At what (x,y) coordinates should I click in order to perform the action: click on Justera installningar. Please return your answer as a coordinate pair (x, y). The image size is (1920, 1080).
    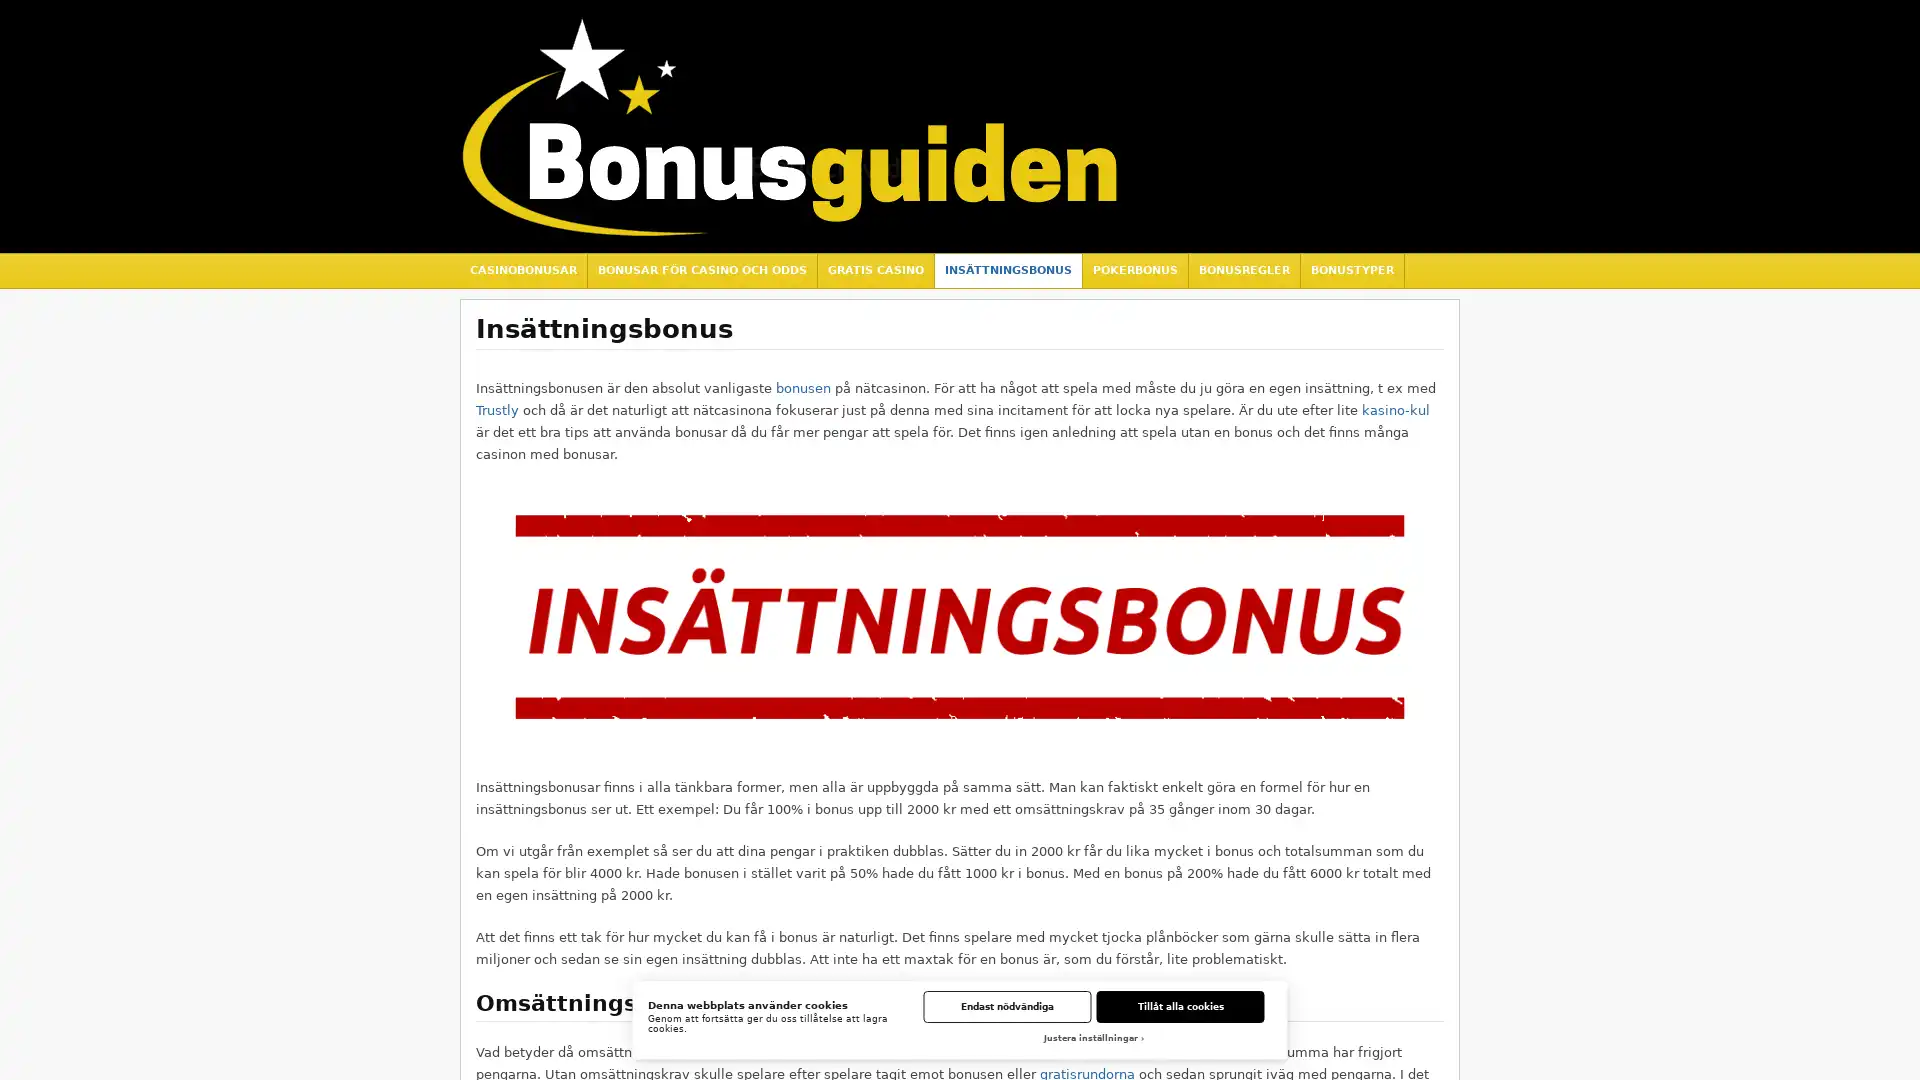
    Looking at the image, I should click on (1092, 1037).